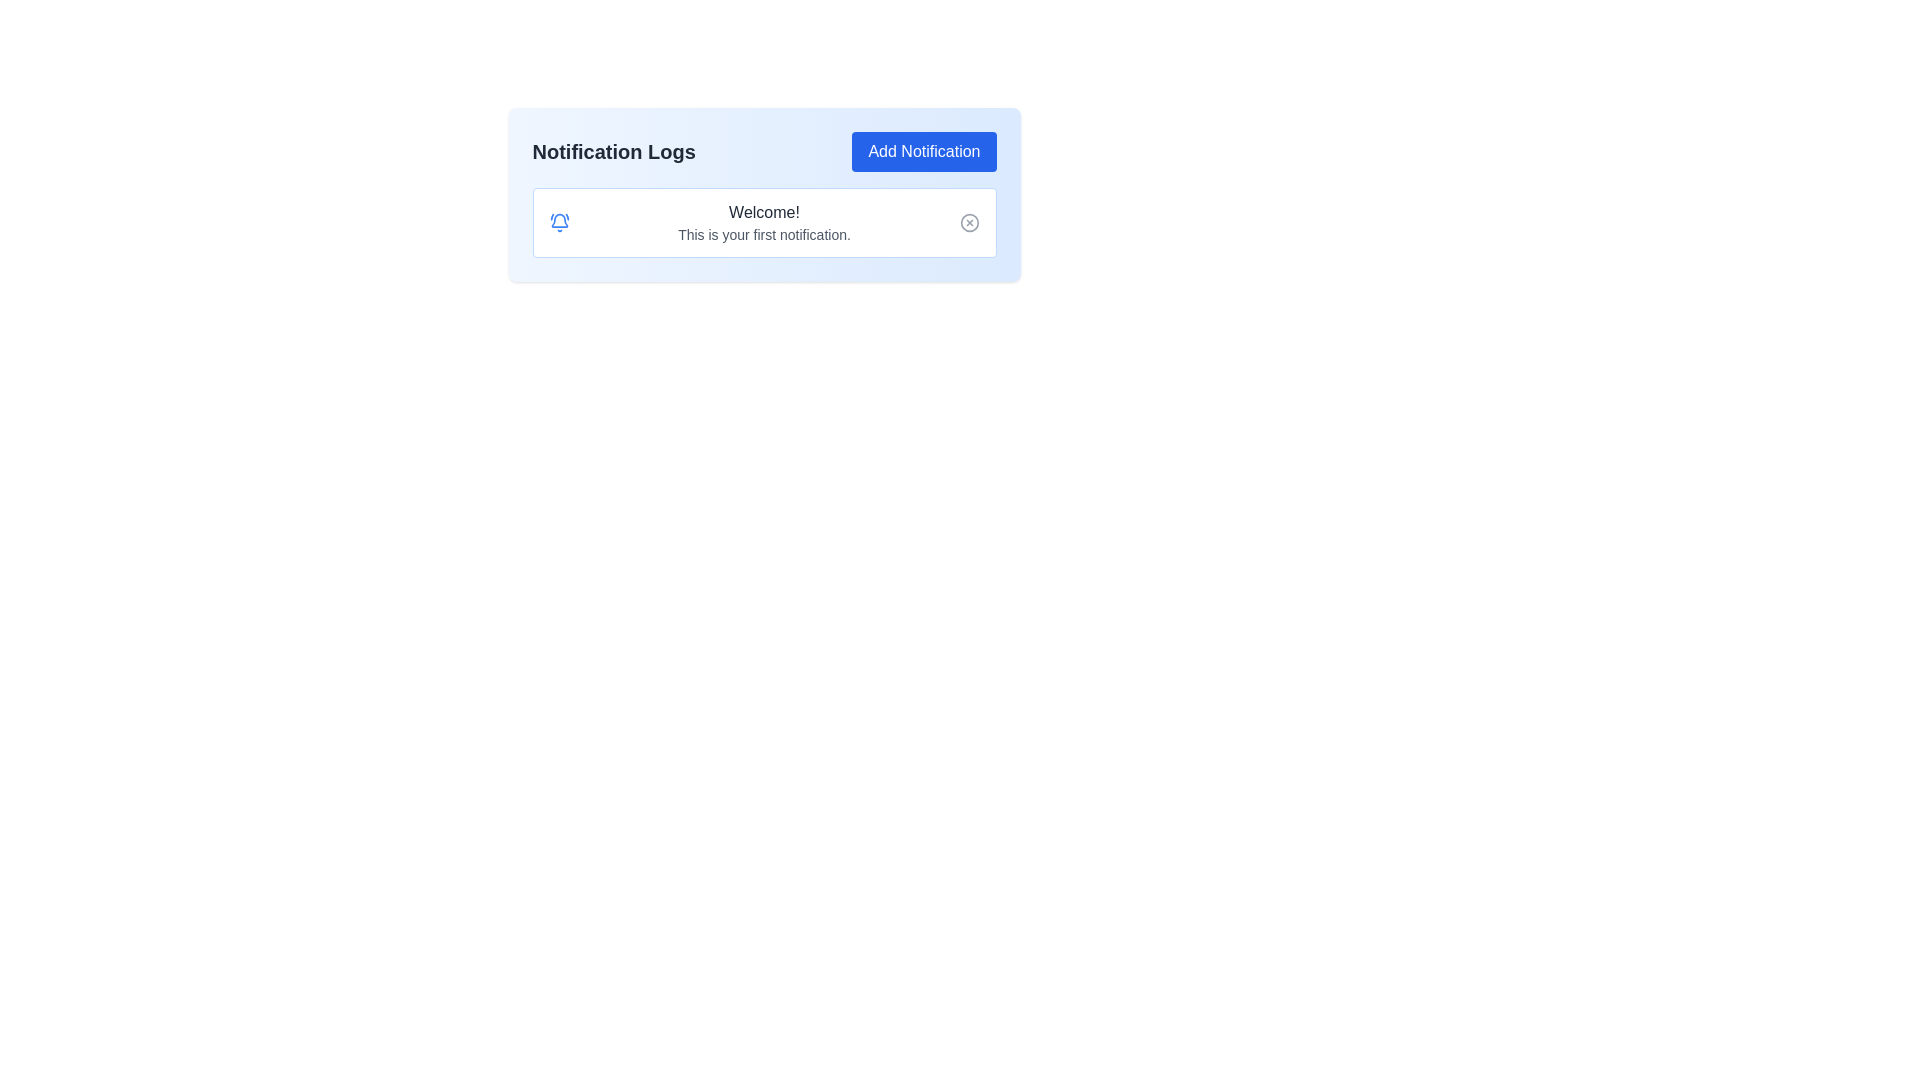 The image size is (1920, 1080). I want to click on the blue button labeled 'Add Notification' located at the top-right of the 'Notification Logs' section to initiate an action, so click(923, 150).